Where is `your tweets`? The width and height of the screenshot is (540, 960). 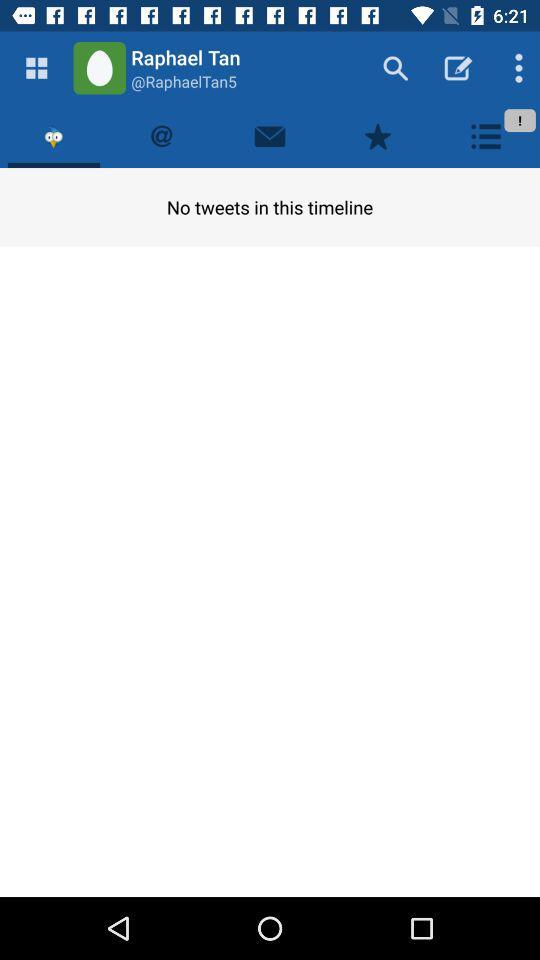 your tweets is located at coordinates (161, 135).